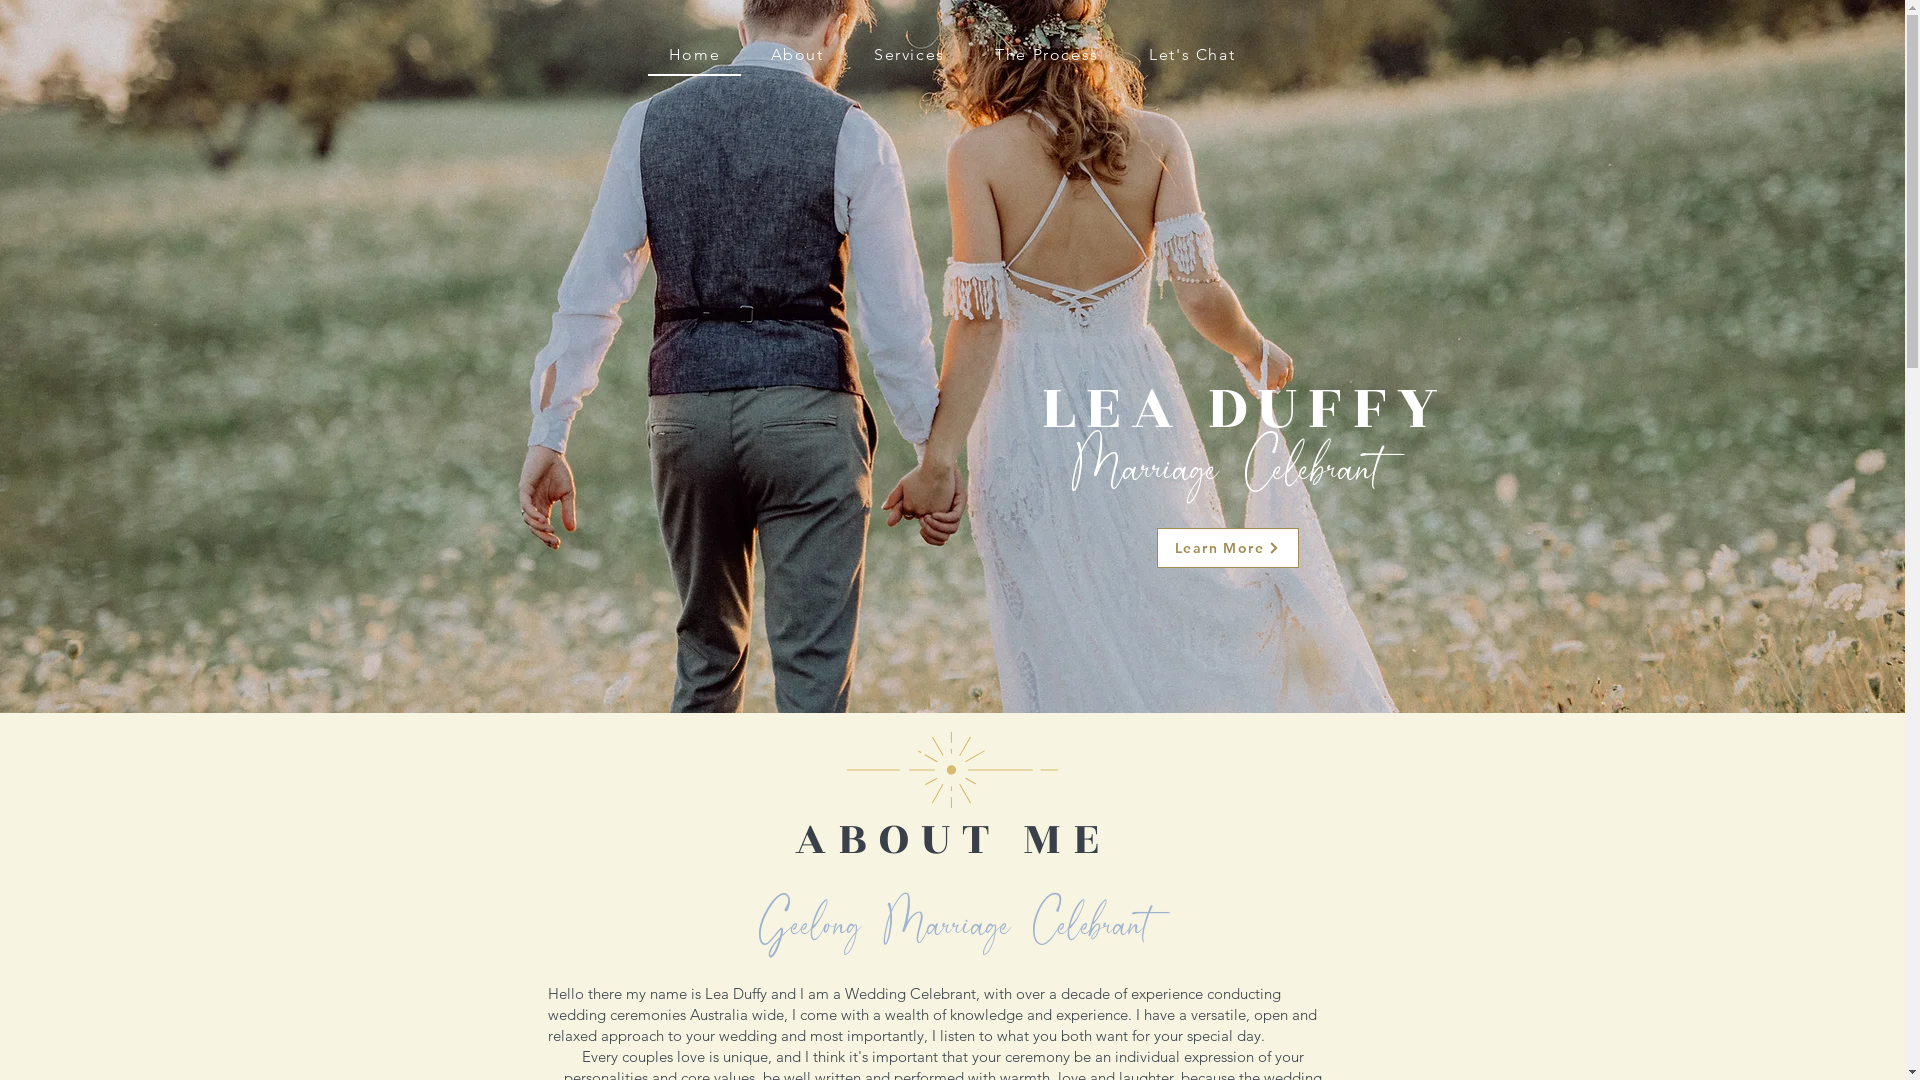  Describe the element at coordinates (795, 53) in the screenshot. I see `'About'` at that location.